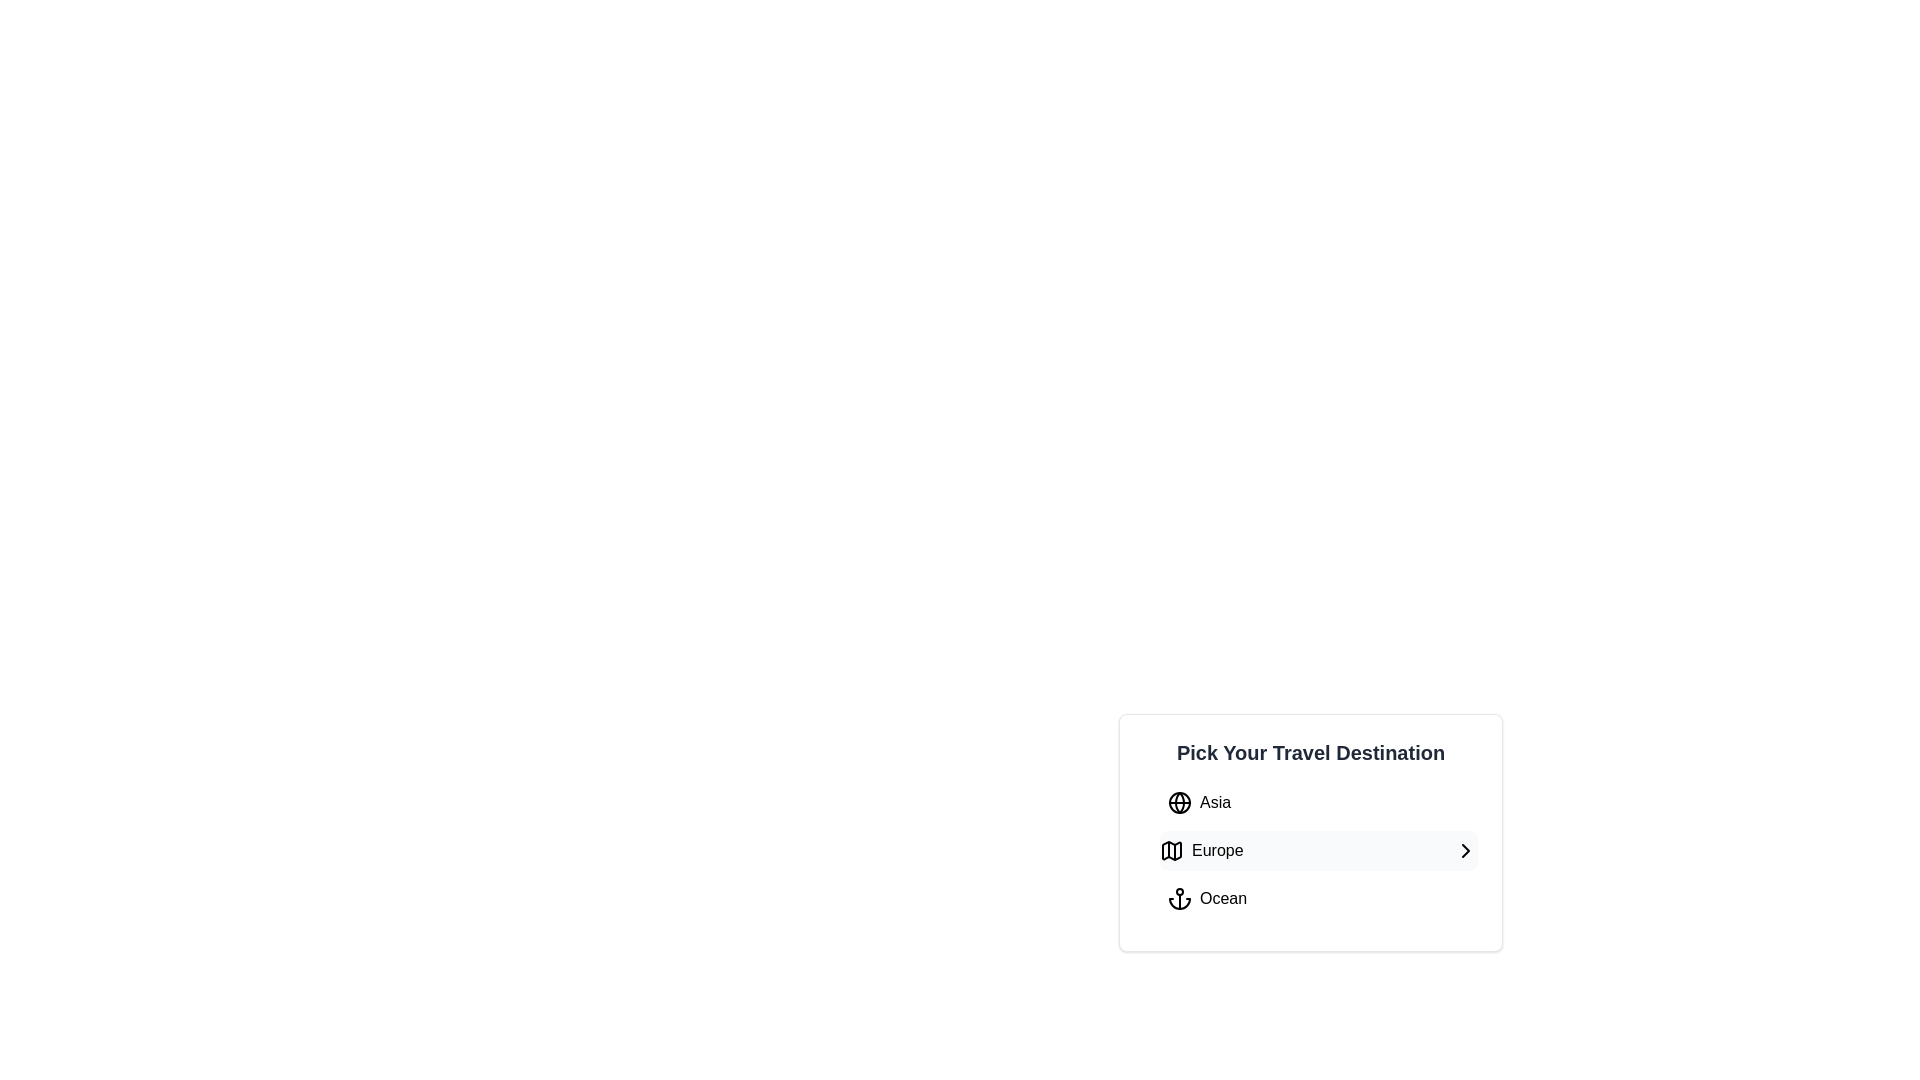  Describe the element at coordinates (1171, 851) in the screenshot. I see `the small outlined icon resembling a map, which is located immediately to the left of the text label 'Europe' in the 'Pick Your Travel Destination' section` at that location.